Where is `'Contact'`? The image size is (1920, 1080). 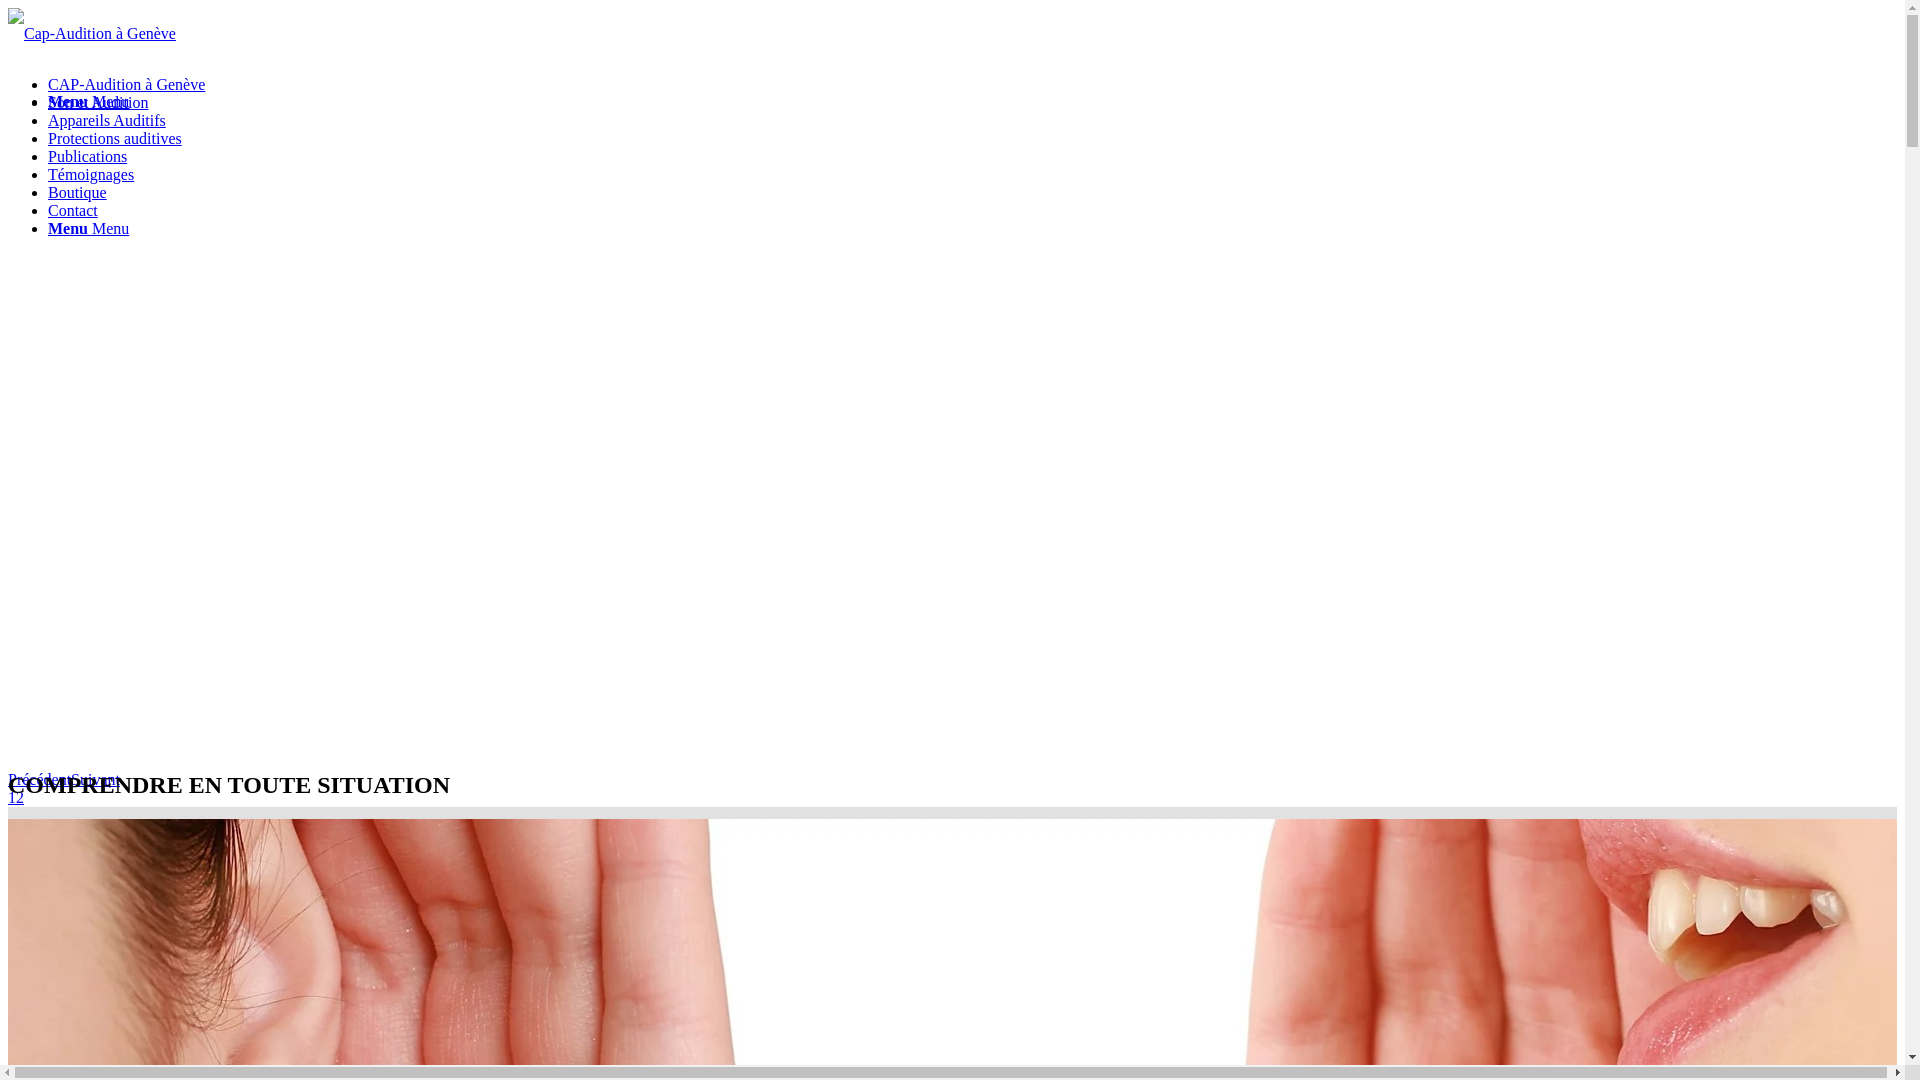 'Contact' is located at coordinates (72, 210).